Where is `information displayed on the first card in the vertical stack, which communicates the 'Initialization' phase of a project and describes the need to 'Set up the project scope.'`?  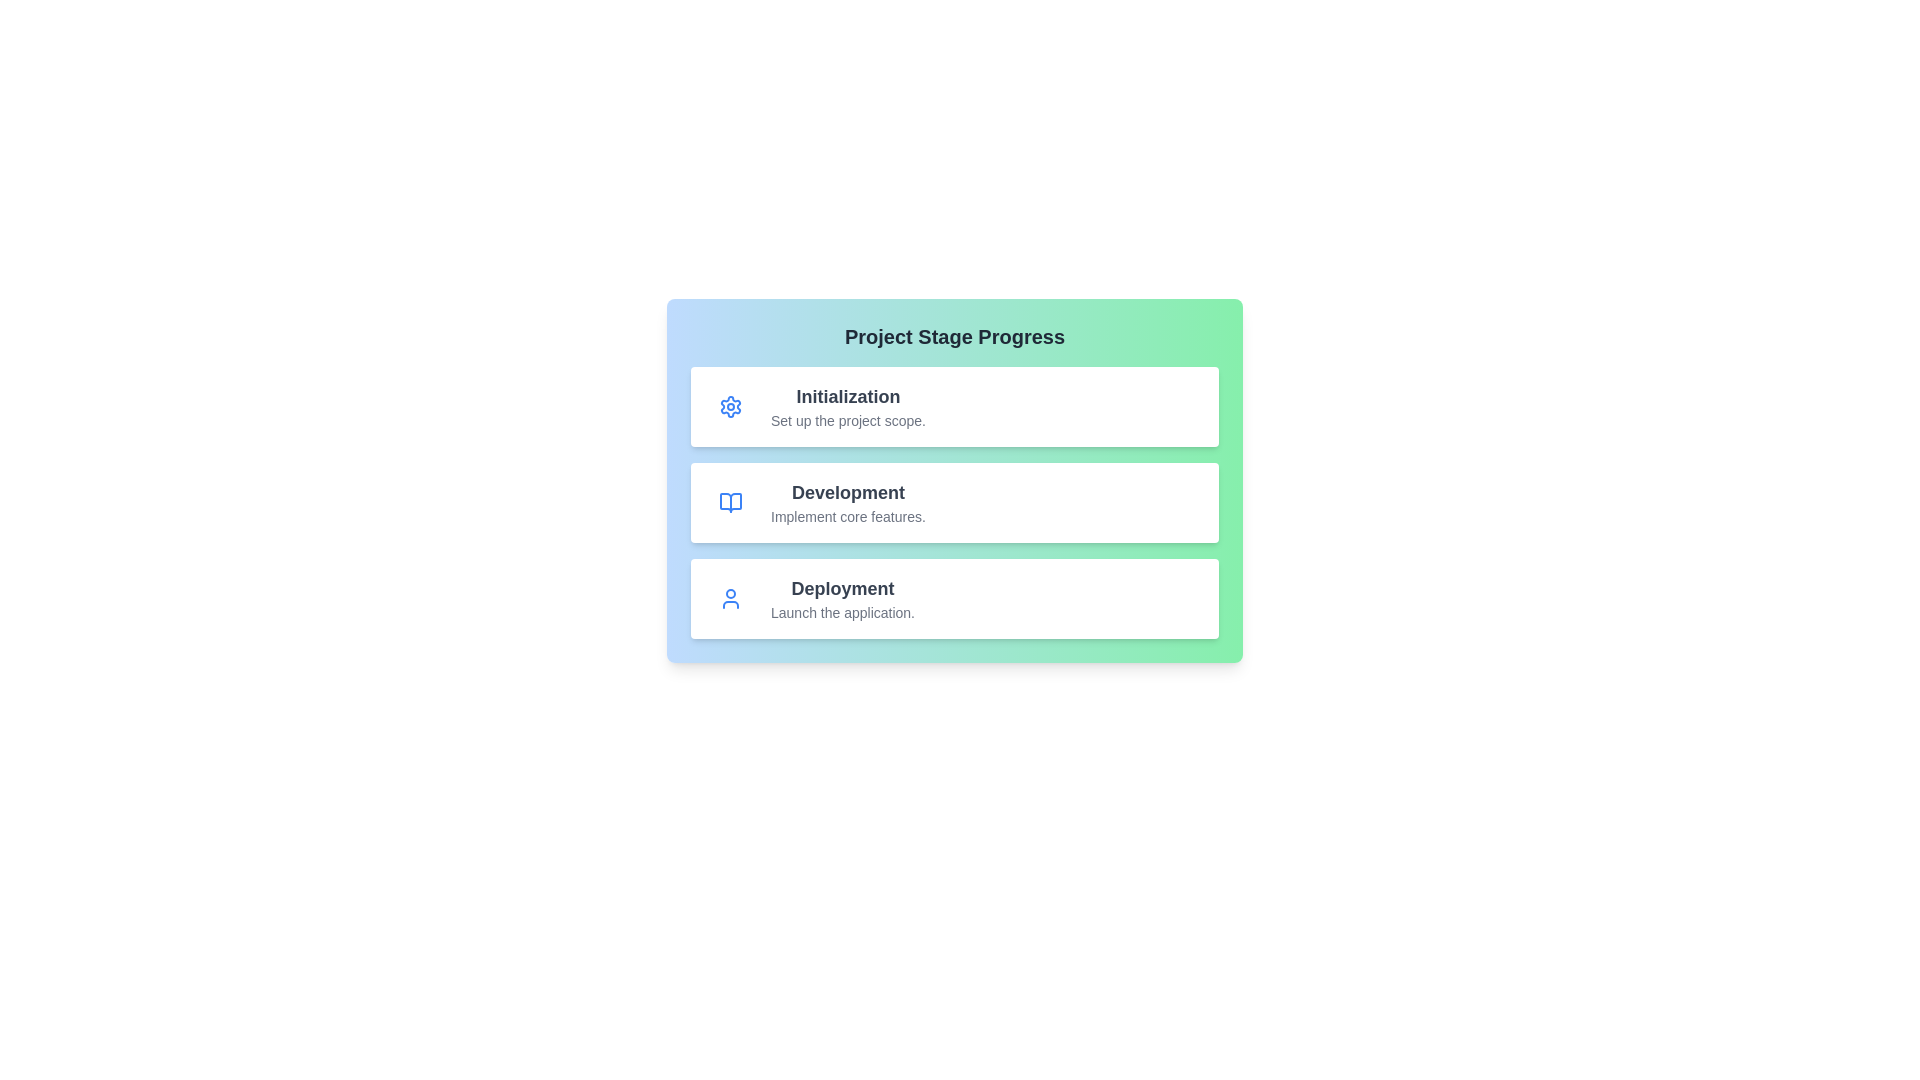
information displayed on the first card in the vertical stack, which communicates the 'Initialization' phase of a project and describes the need to 'Set up the project scope.' is located at coordinates (954, 406).